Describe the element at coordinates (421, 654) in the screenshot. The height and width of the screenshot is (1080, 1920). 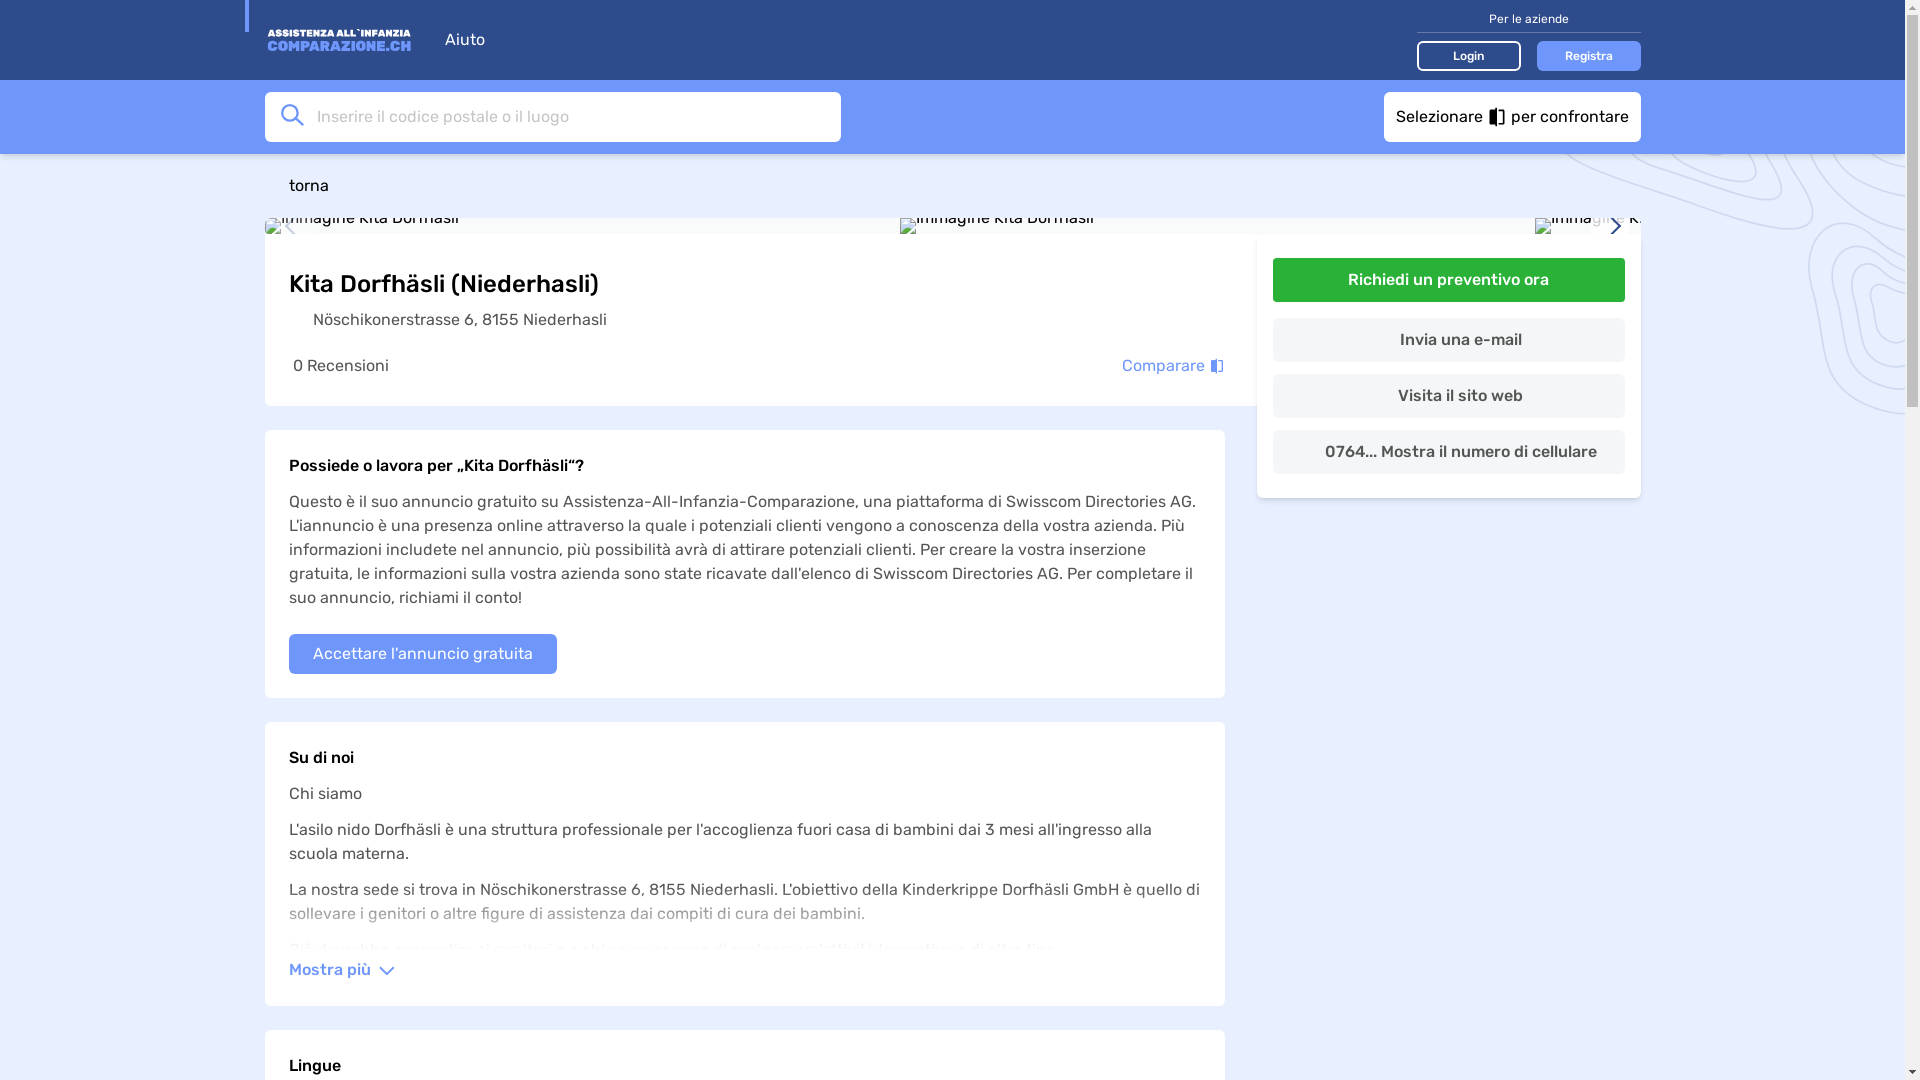
I see `'Accettare l'annuncio gratuita'` at that location.